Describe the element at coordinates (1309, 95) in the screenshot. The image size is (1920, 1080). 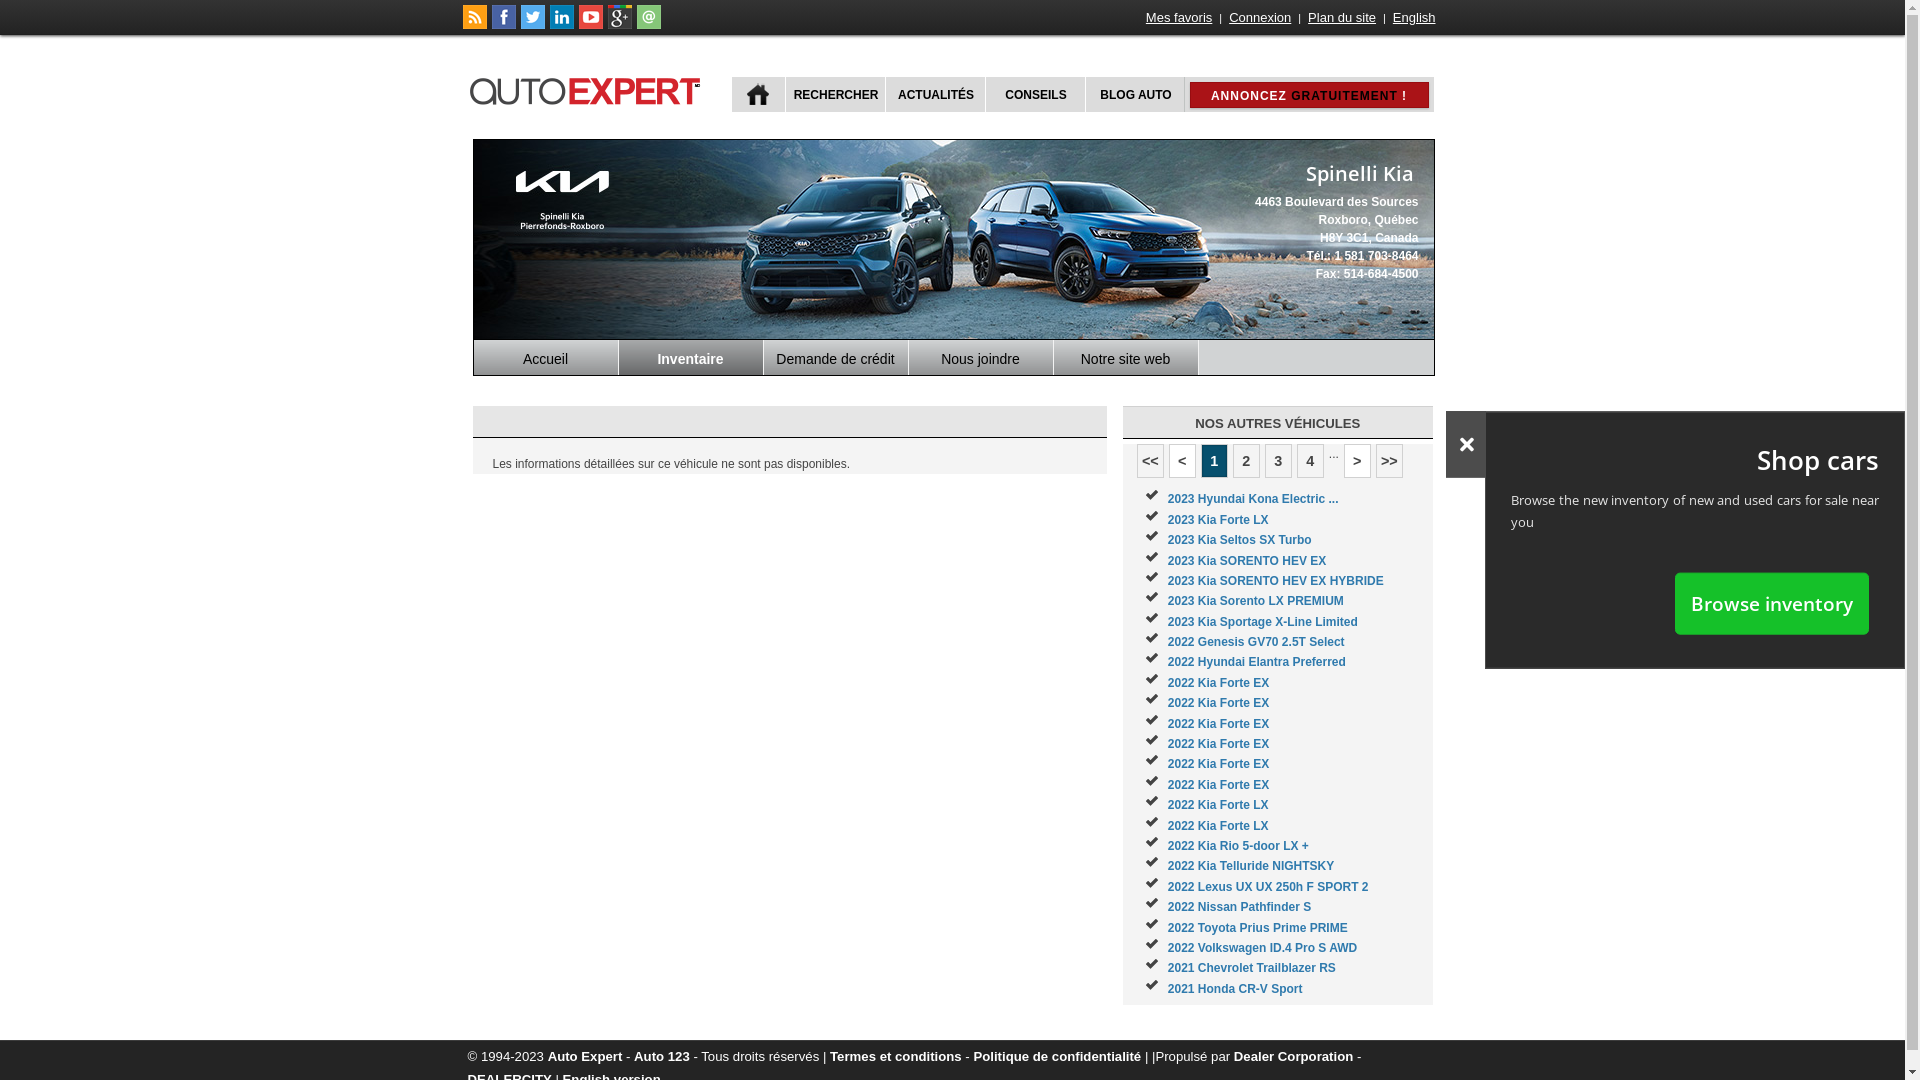
I see `'ANNONCEZ GRATUITEMENT !'` at that location.